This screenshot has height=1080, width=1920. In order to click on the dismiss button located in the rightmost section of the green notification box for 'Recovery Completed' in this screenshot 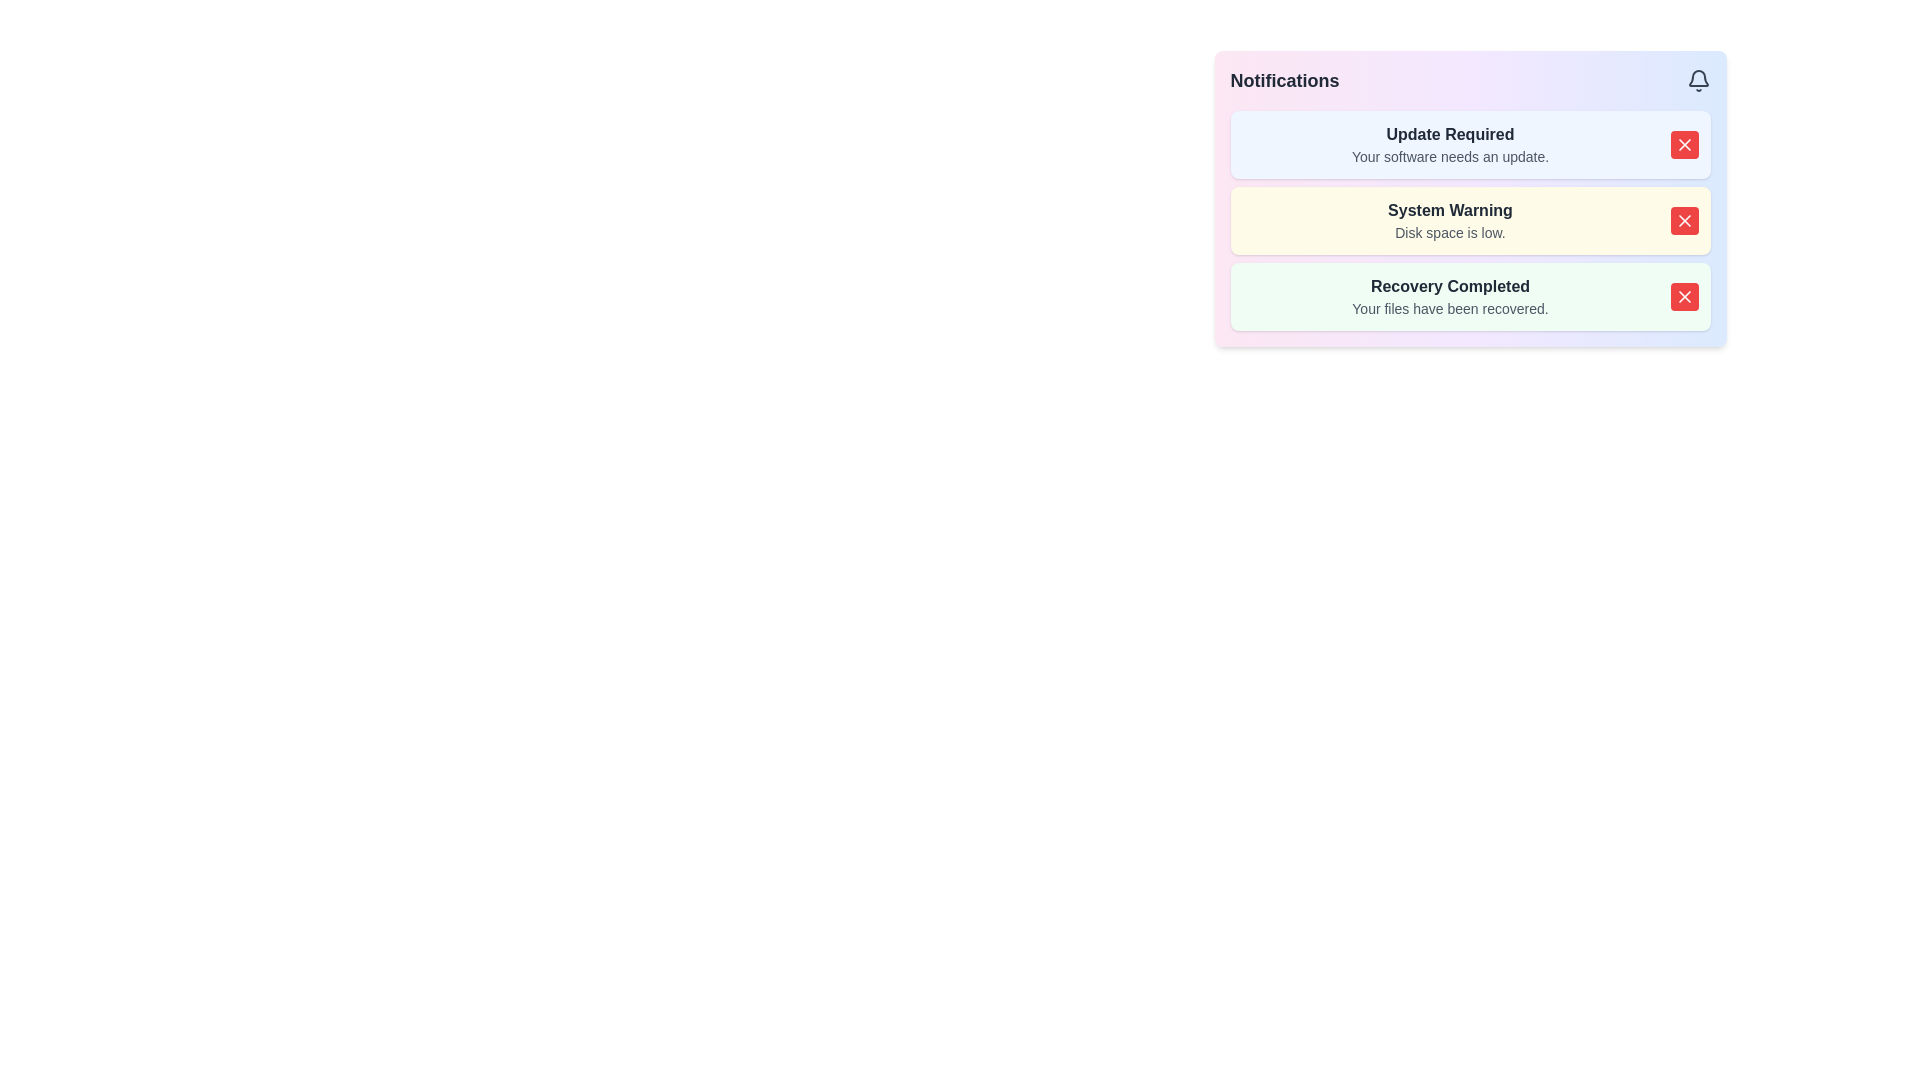, I will do `click(1683, 297)`.